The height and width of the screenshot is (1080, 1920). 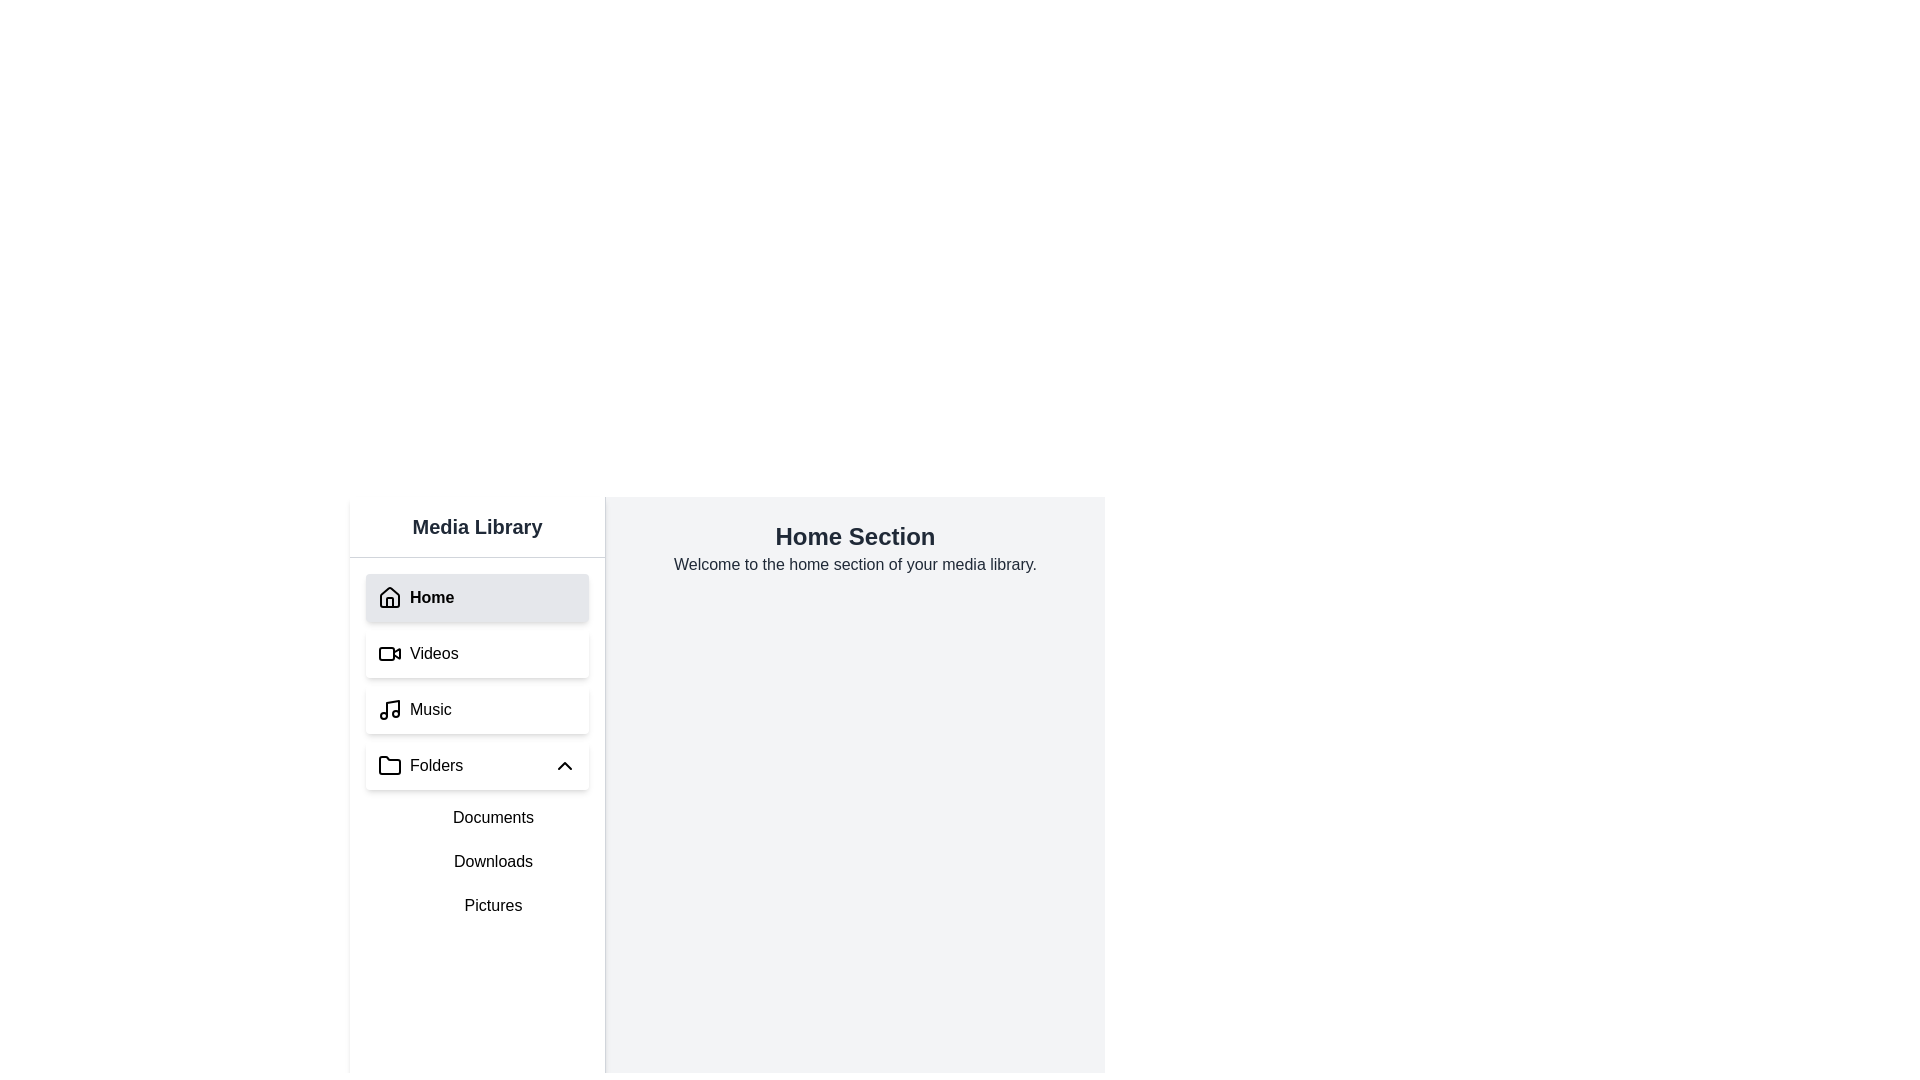 I want to click on the vertical stem of the musical note icon in the 'Music' section of the sidebar menu, located on the third row, so click(x=393, y=707).